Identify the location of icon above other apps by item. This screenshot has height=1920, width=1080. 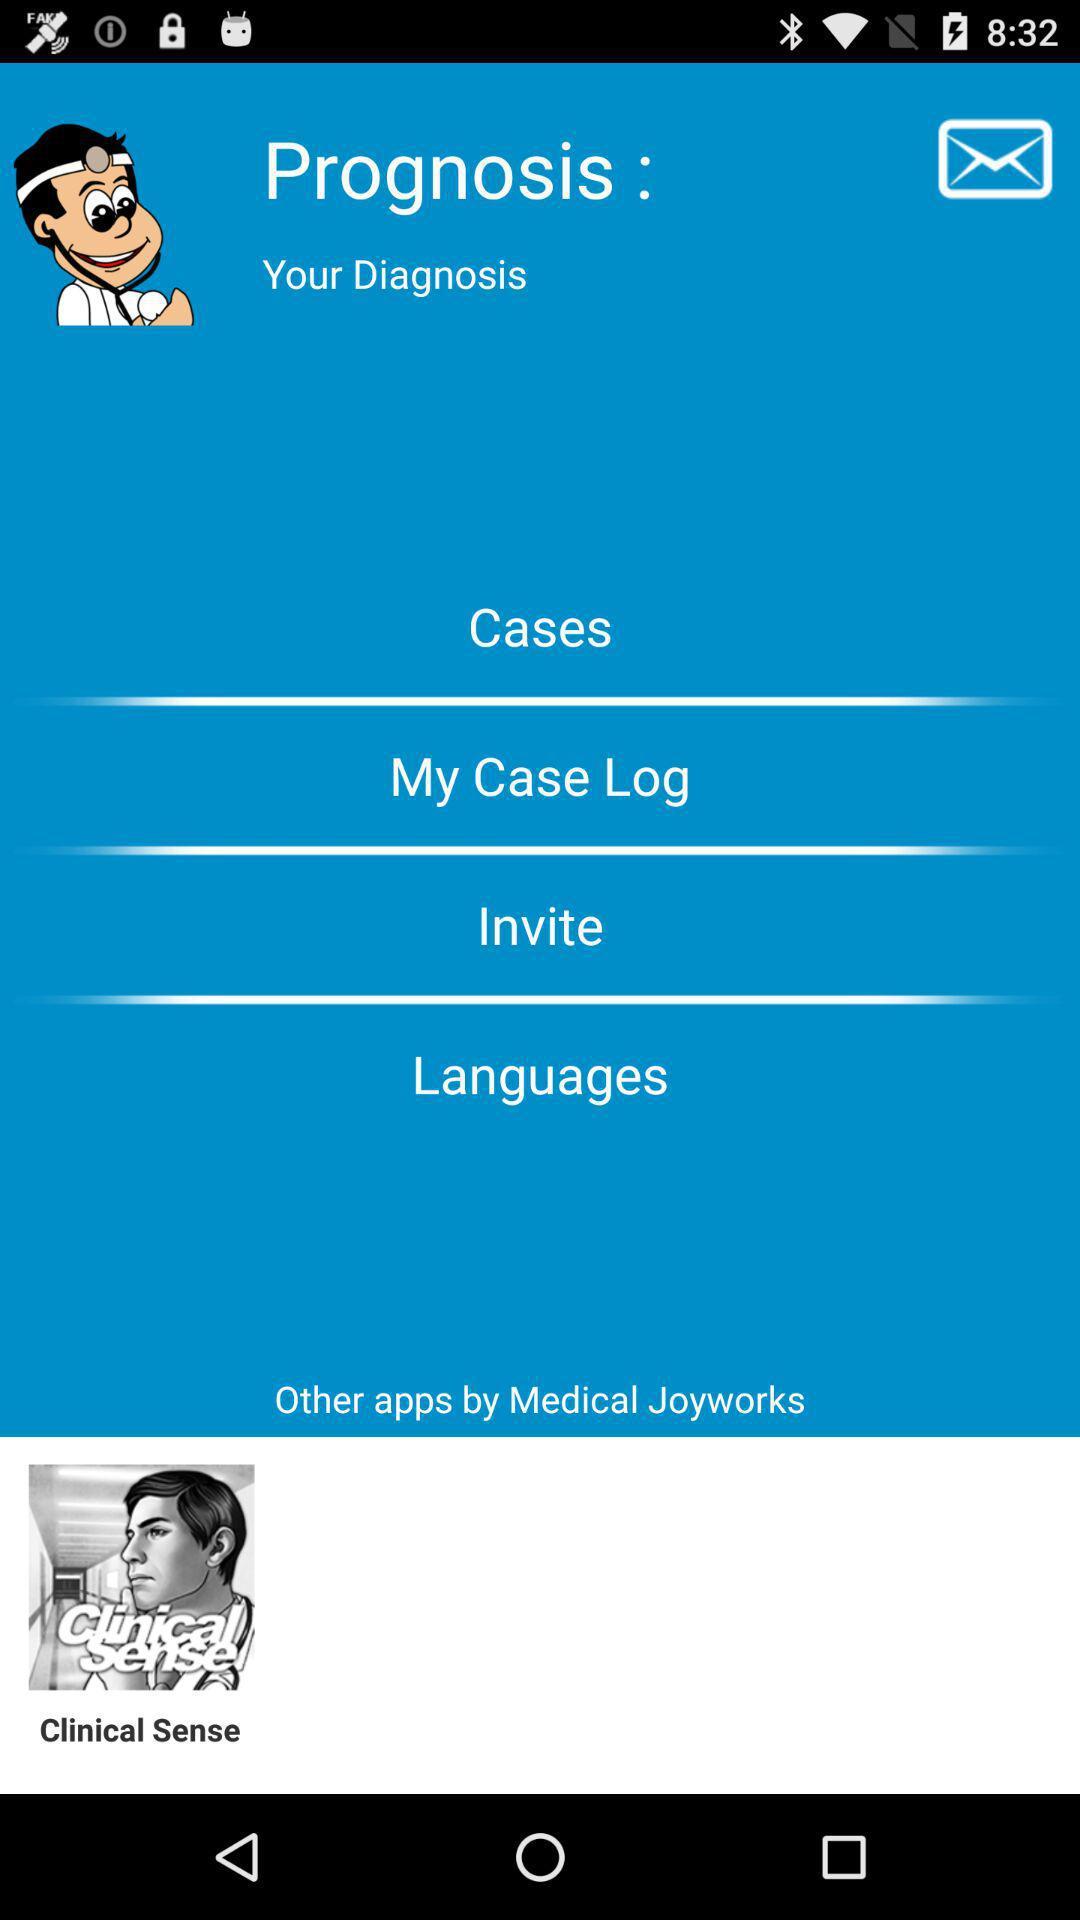
(540, 1072).